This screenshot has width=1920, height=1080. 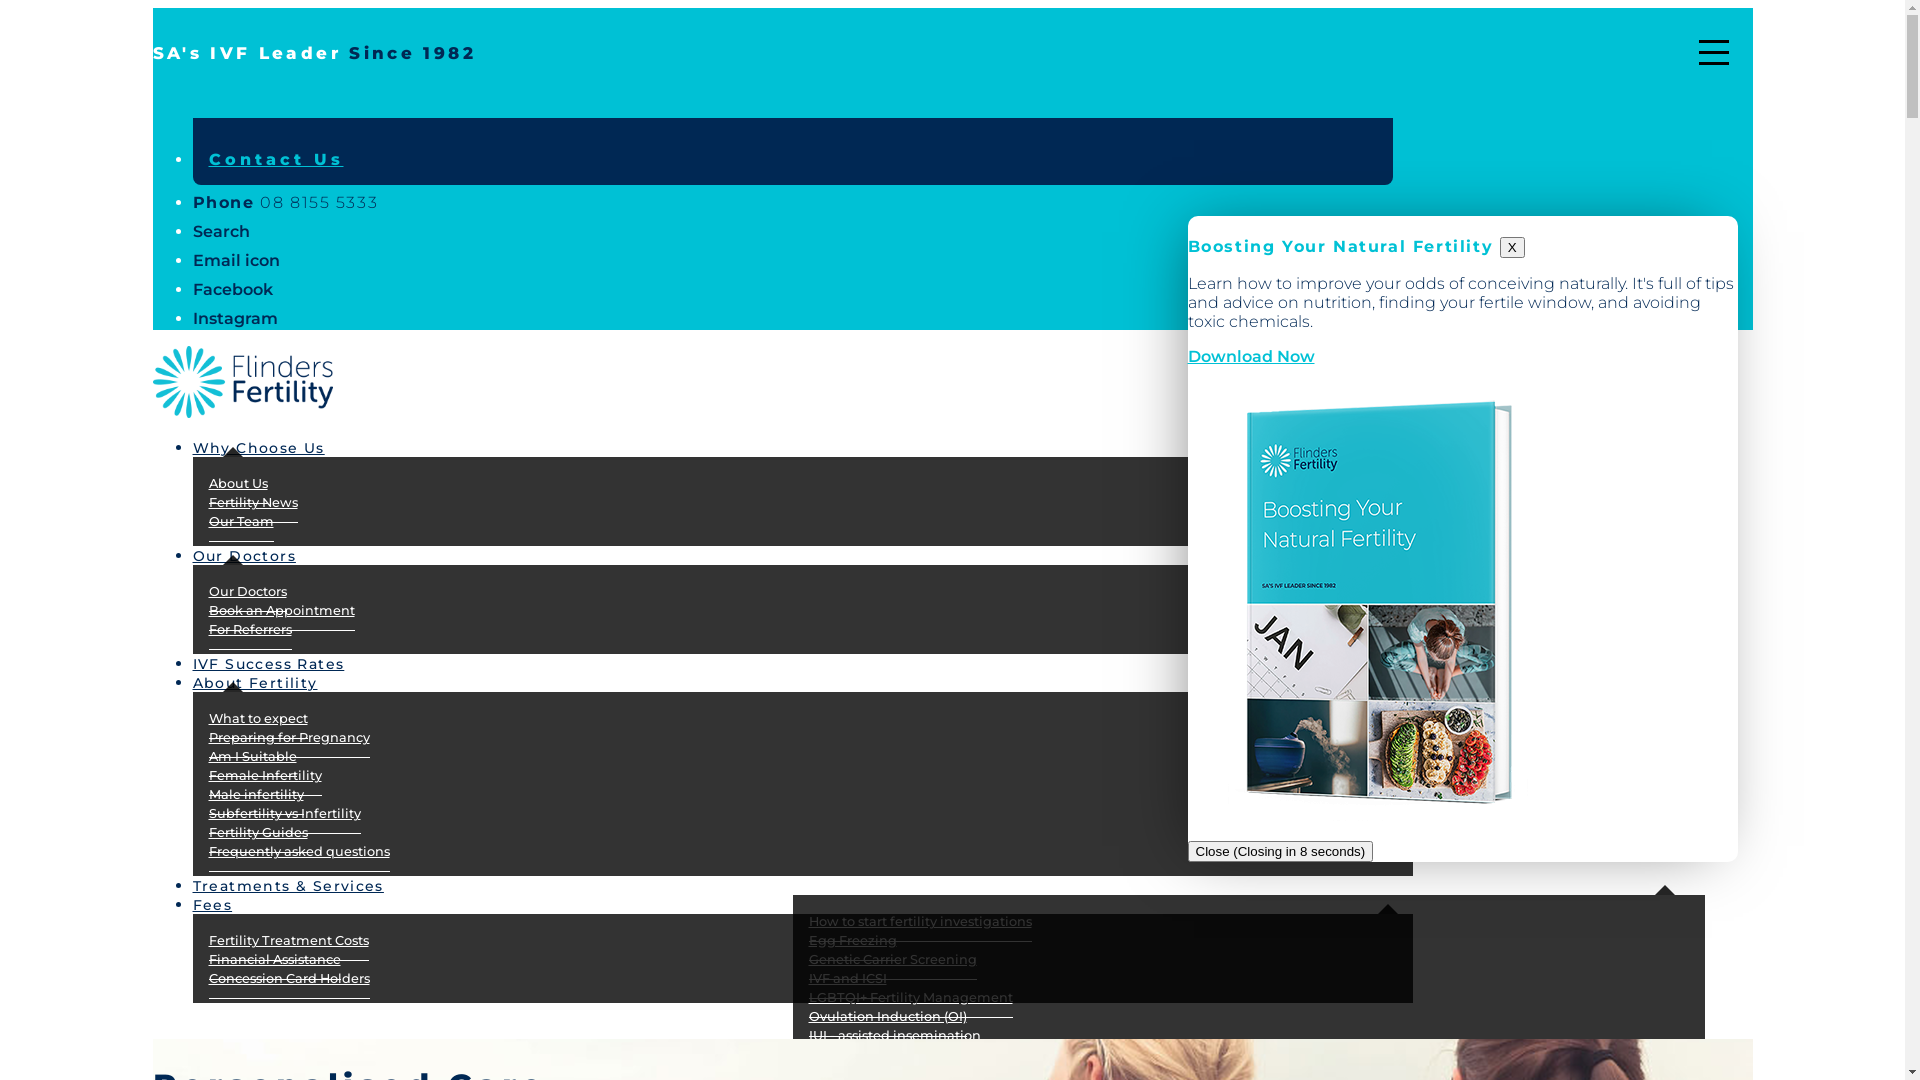 I want to click on 'Female Infertility', so click(x=207, y=774).